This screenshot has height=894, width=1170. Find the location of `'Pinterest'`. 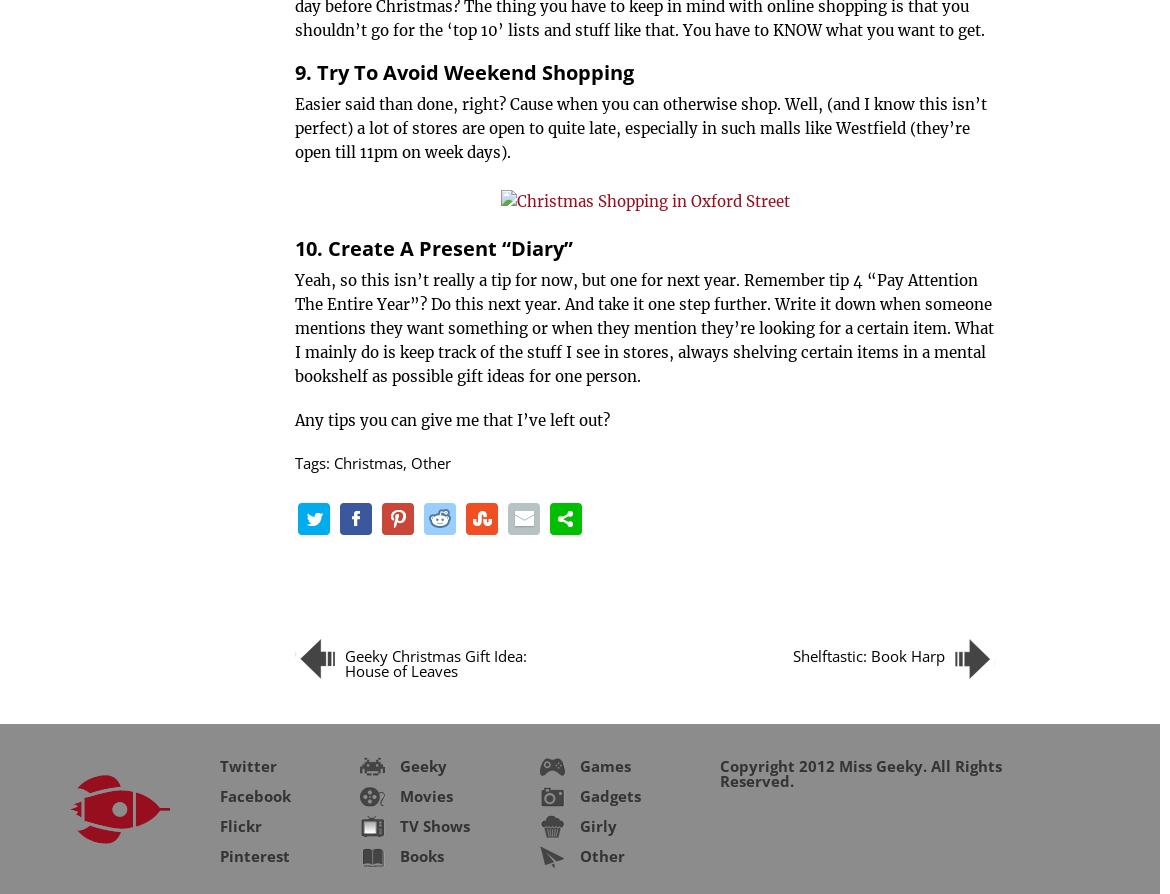

'Pinterest' is located at coordinates (254, 855).